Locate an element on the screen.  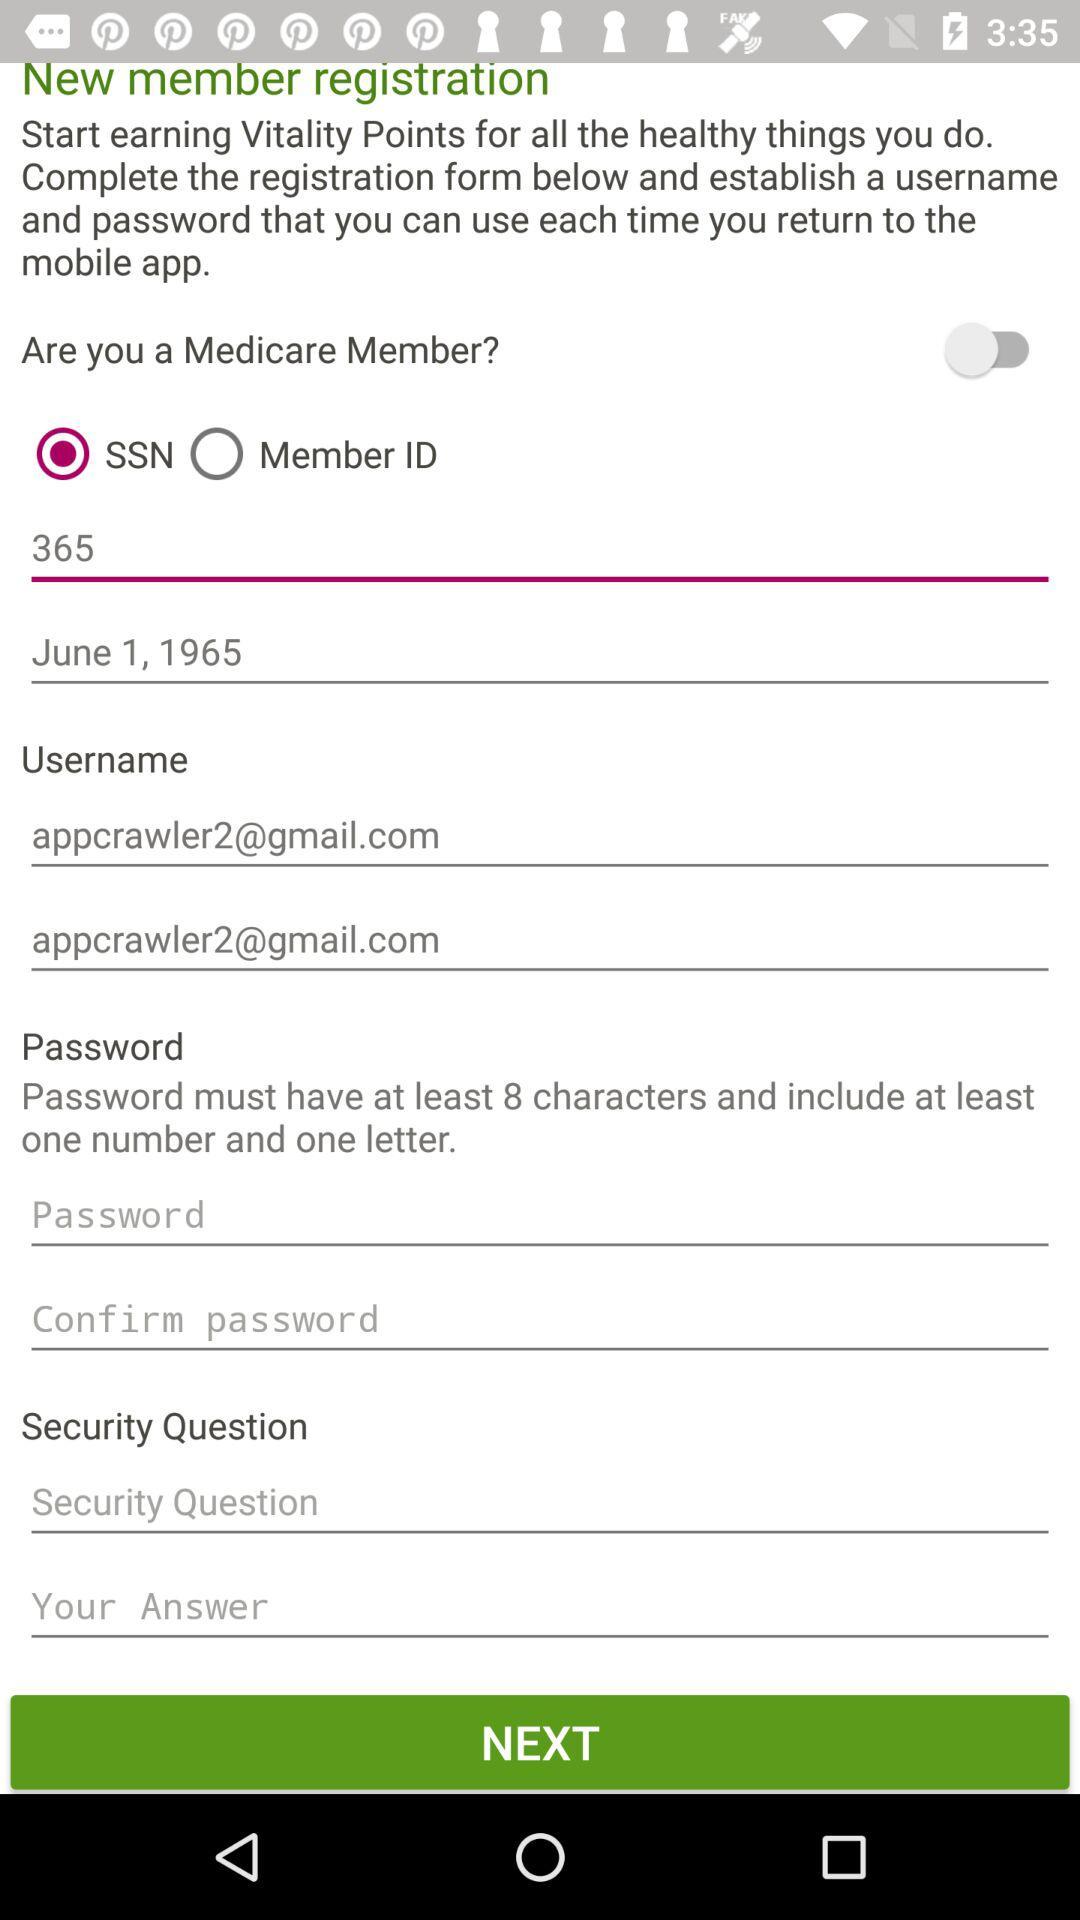
your security answer is located at coordinates (540, 1606).